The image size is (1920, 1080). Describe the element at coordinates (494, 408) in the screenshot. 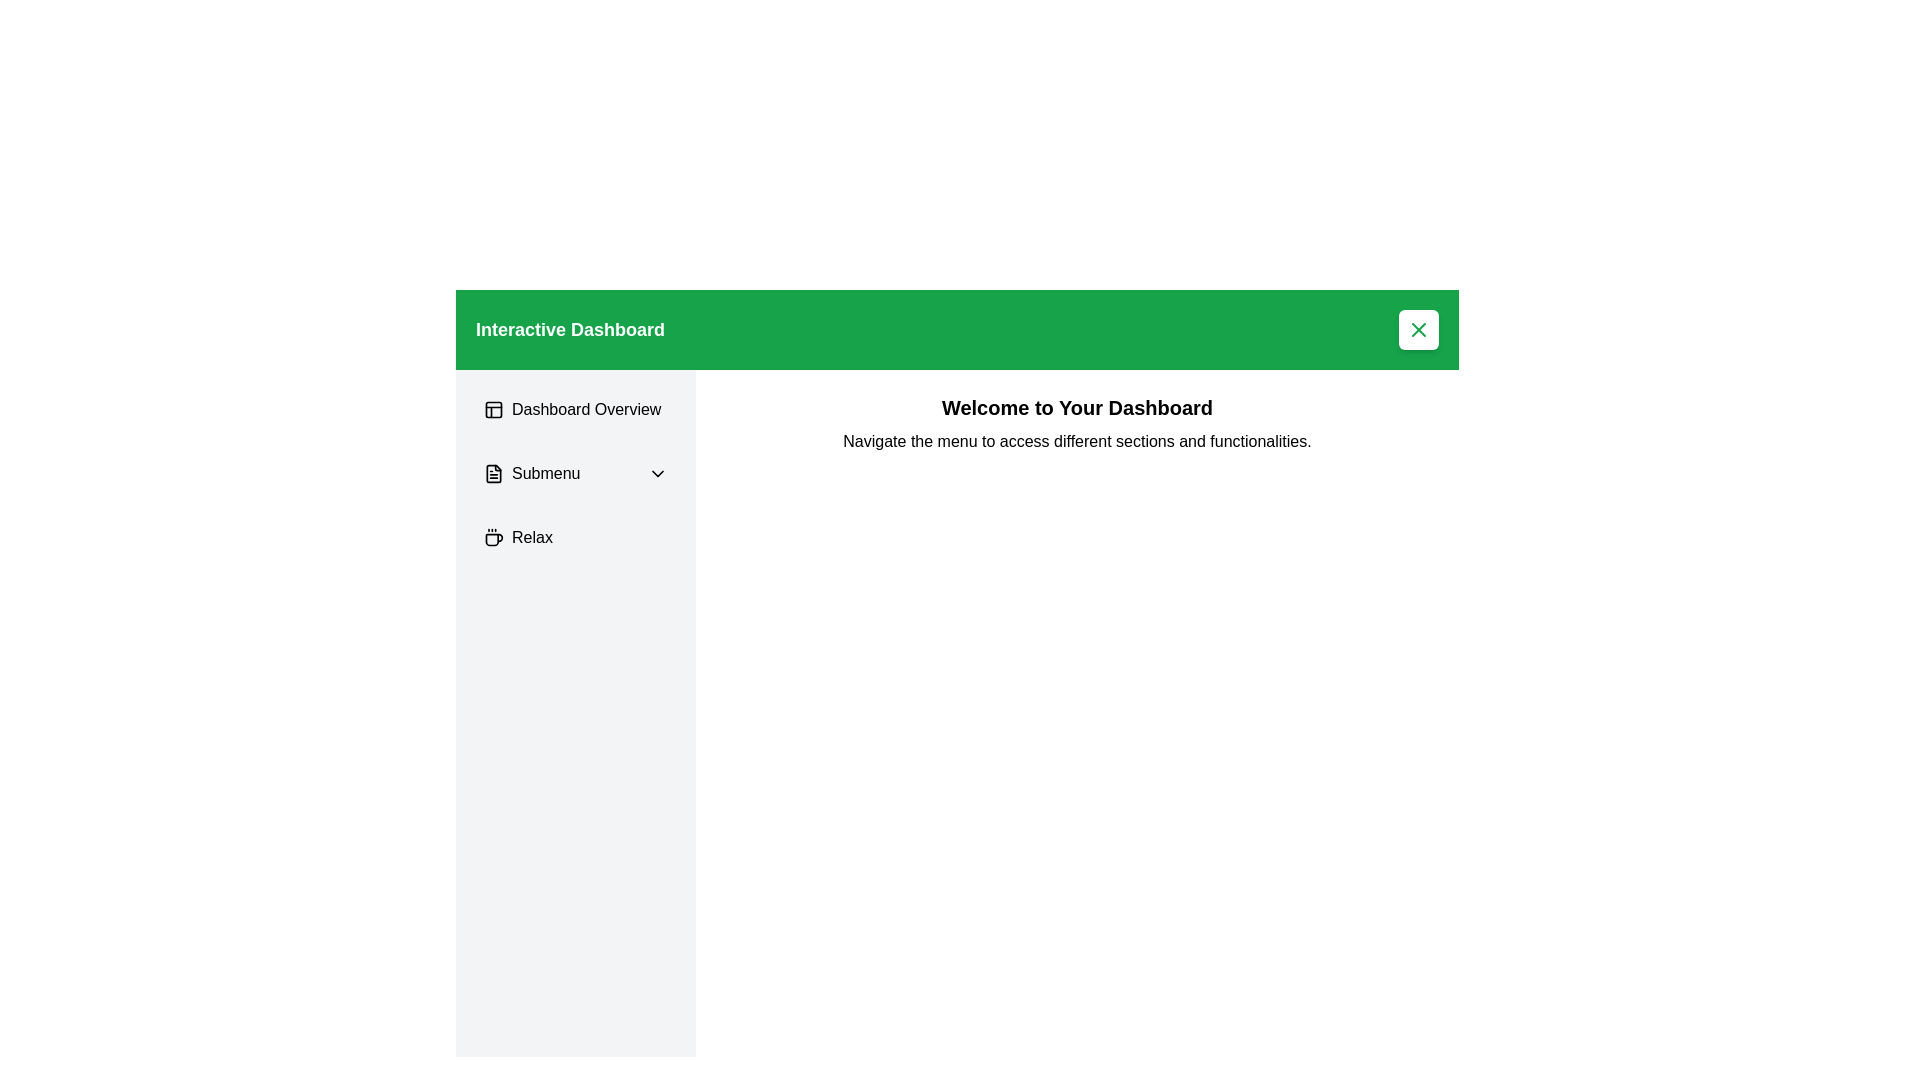

I see `the 'Dashboard Overview' icon located in the left navigation bar, which is positioned to the left of the text label 'Dashboard Overview'` at that location.